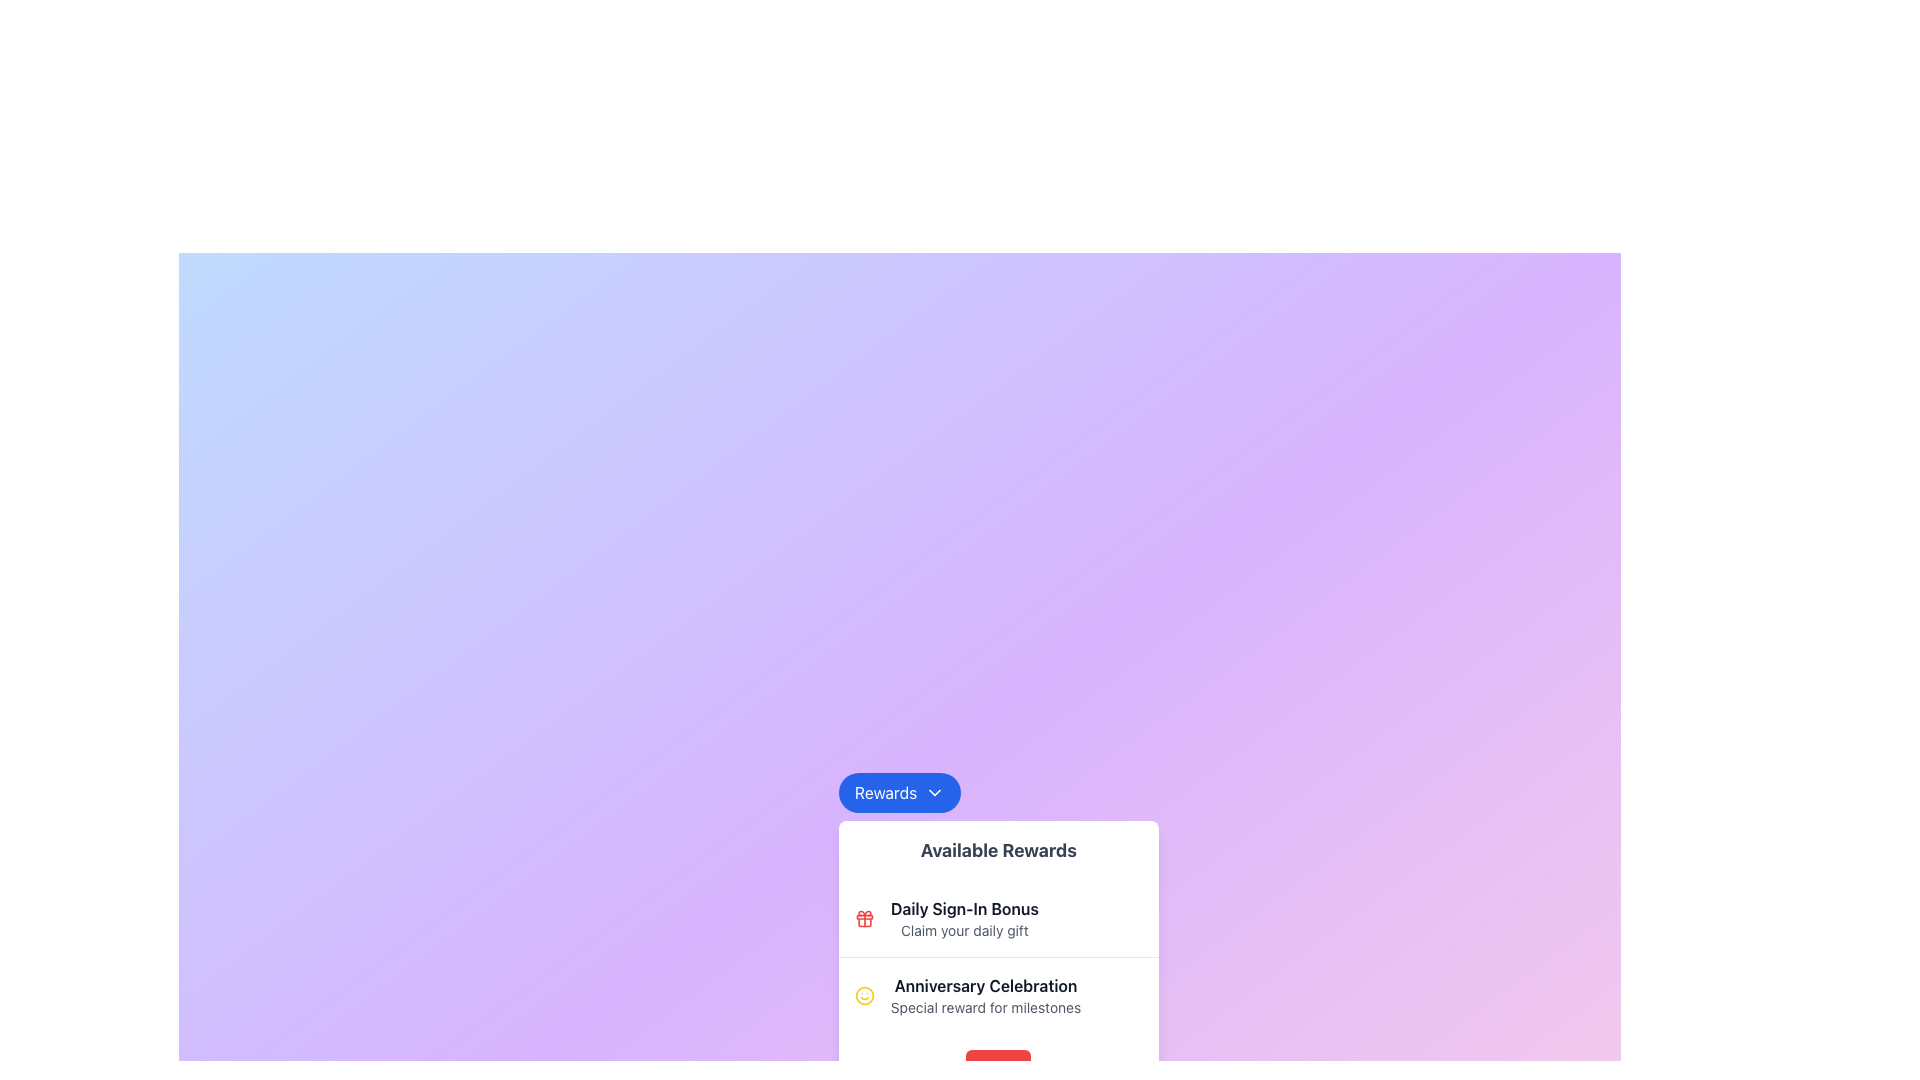 The width and height of the screenshot is (1920, 1080). Describe the element at coordinates (986, 1007) in the screenshot. I see `the text label that reads 'Special reward for milestones', which is styled with a small-sized font in light gray color and positioned below the title 'Anniversary Celebration' in the 'Available Rewards' section` at that location.